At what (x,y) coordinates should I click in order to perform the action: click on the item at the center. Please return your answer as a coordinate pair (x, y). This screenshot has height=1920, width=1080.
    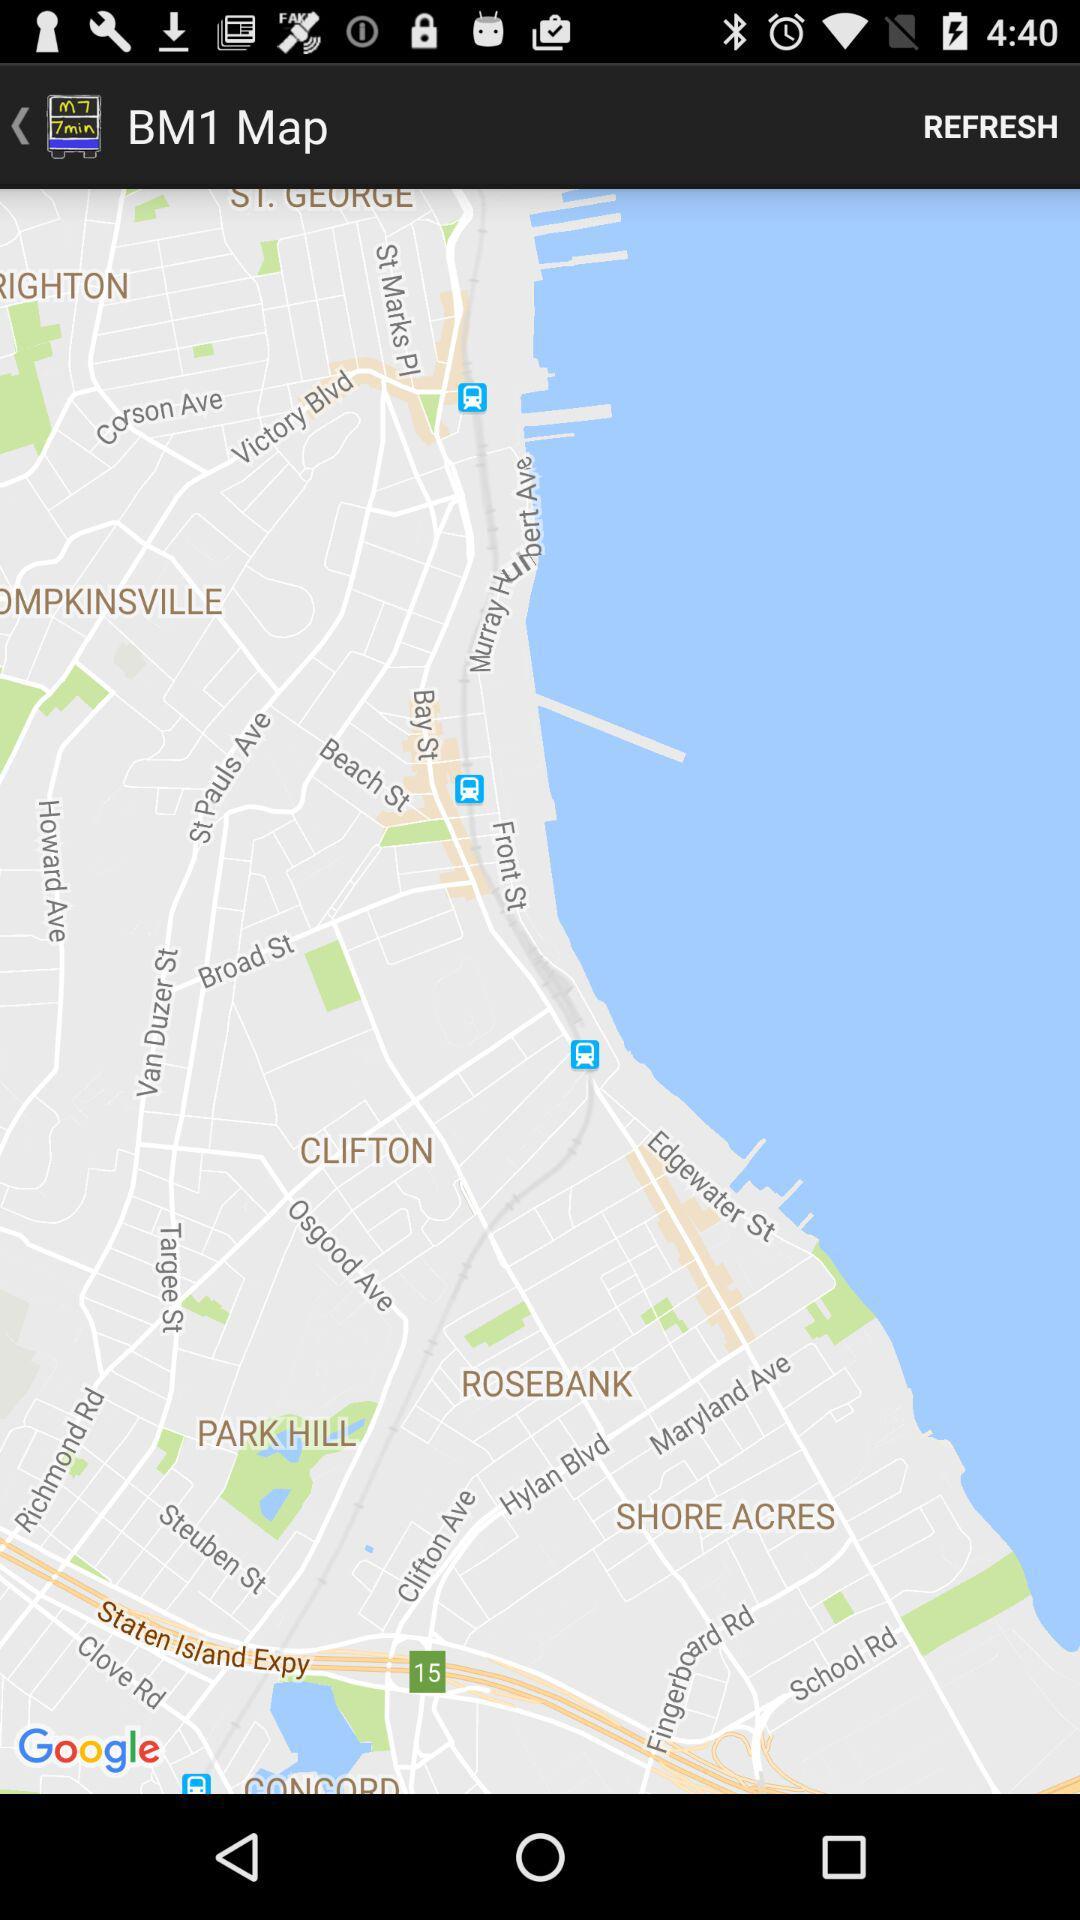
    Looking at the image, I should click on (540, 991).